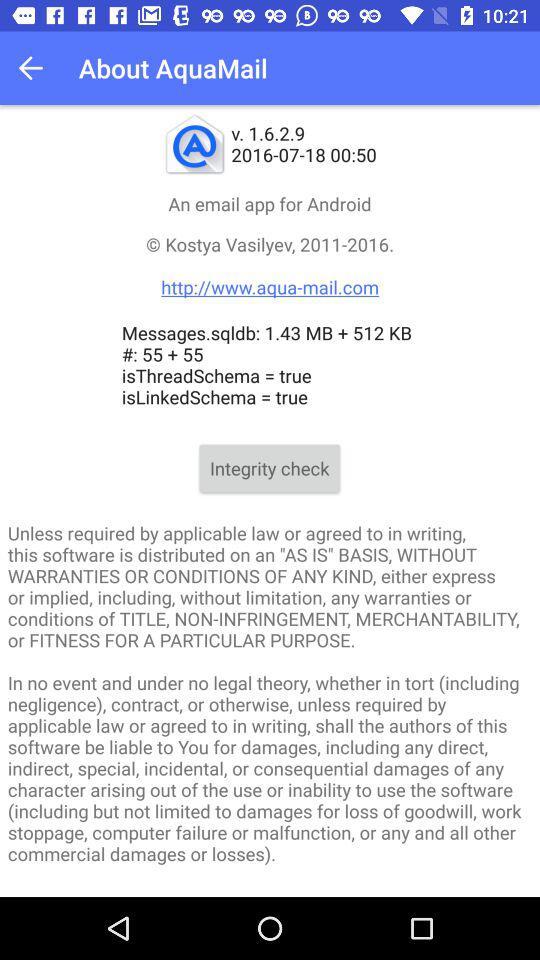 This screenshot has height=960, width=540. What do you see at coordinates (270, 264) in the screenshot?
I see `item below the an email app` at bounding box center [270, 264].